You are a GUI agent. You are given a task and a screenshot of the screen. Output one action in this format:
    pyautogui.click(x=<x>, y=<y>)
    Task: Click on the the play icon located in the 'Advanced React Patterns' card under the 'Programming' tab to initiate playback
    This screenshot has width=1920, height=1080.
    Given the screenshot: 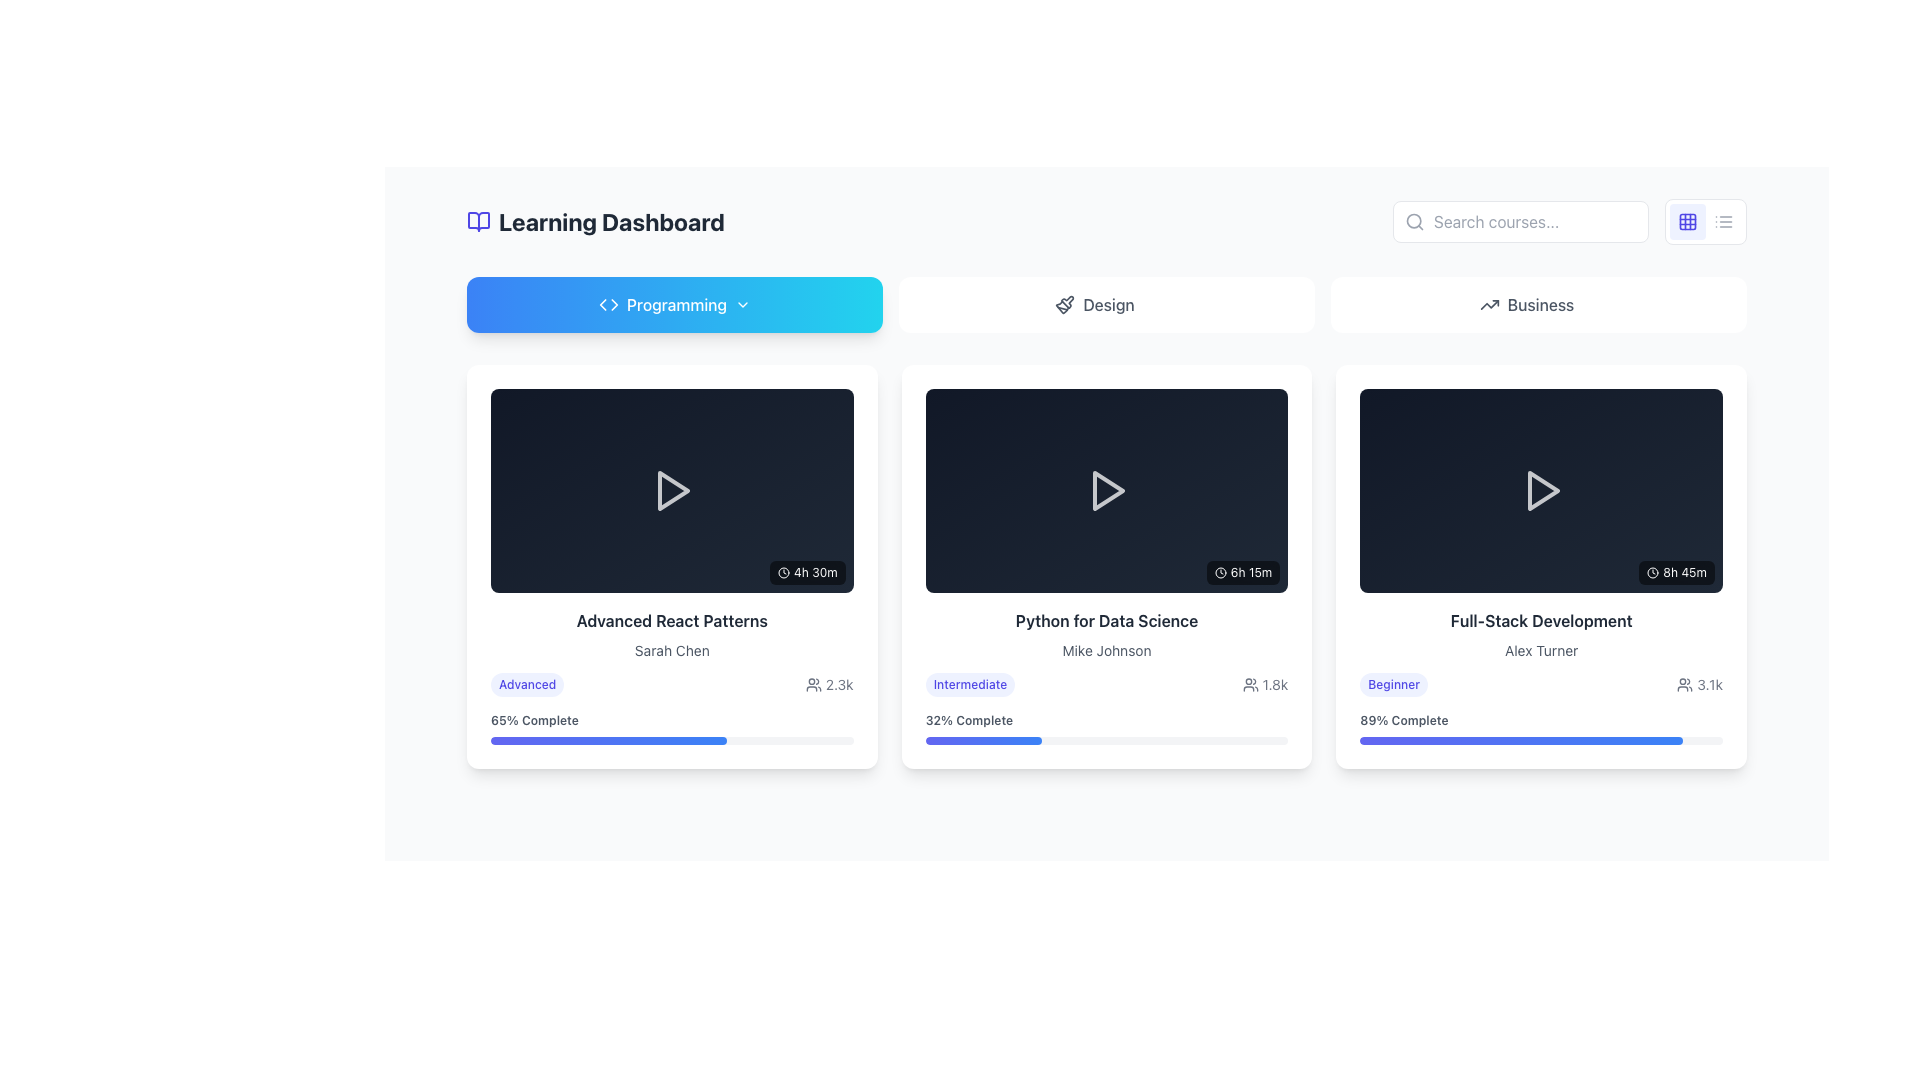 What is the action you would take?
    pyautogui.click(x=672, y=489)
    